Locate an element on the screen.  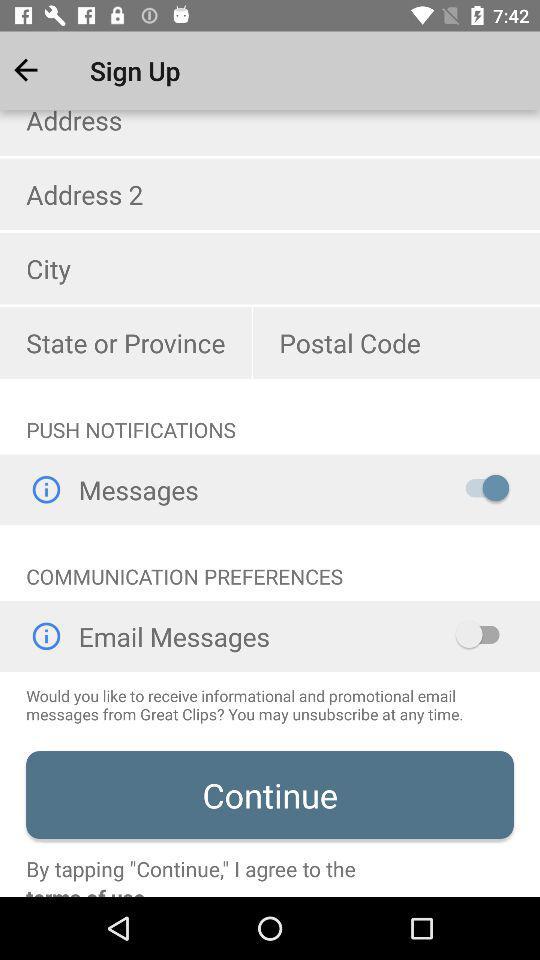
the info icon is located at coordinates (45, 488).